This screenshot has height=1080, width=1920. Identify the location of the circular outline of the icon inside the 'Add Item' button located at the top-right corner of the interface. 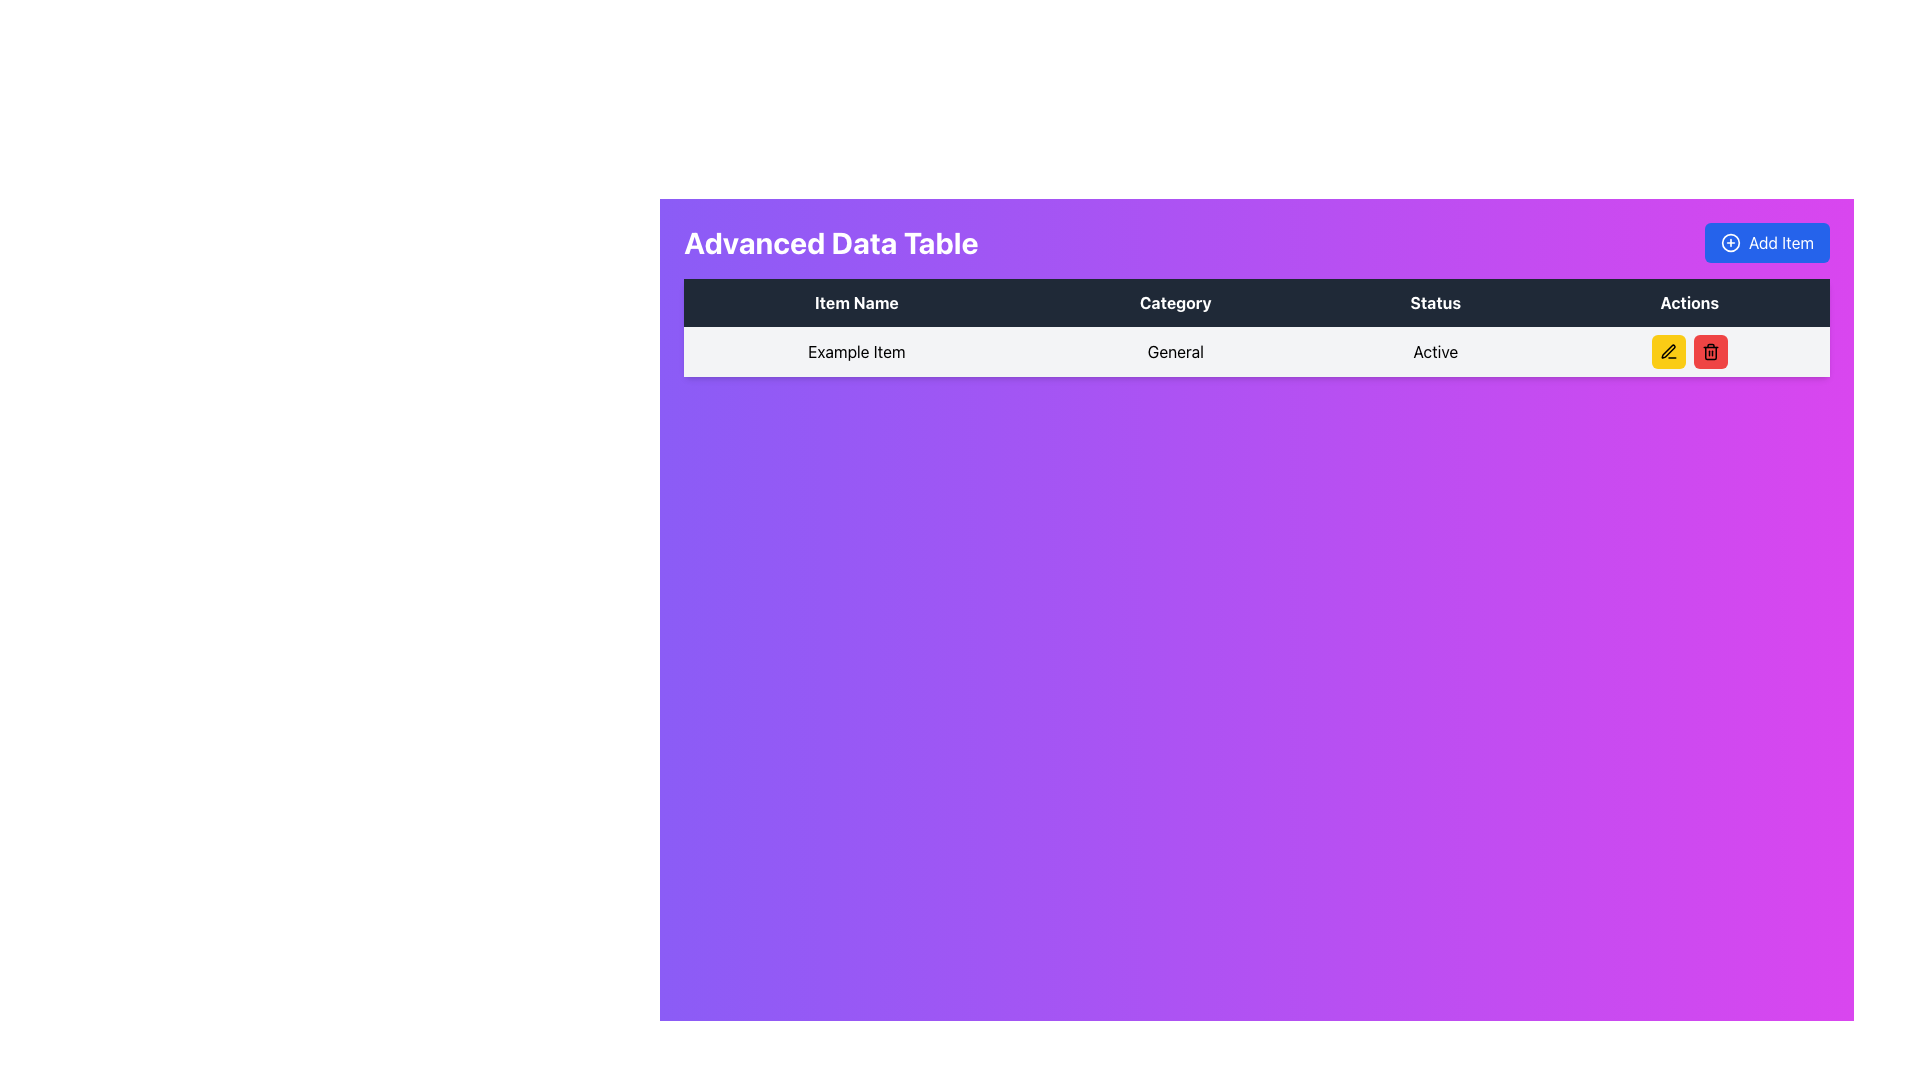
(1730, 242).